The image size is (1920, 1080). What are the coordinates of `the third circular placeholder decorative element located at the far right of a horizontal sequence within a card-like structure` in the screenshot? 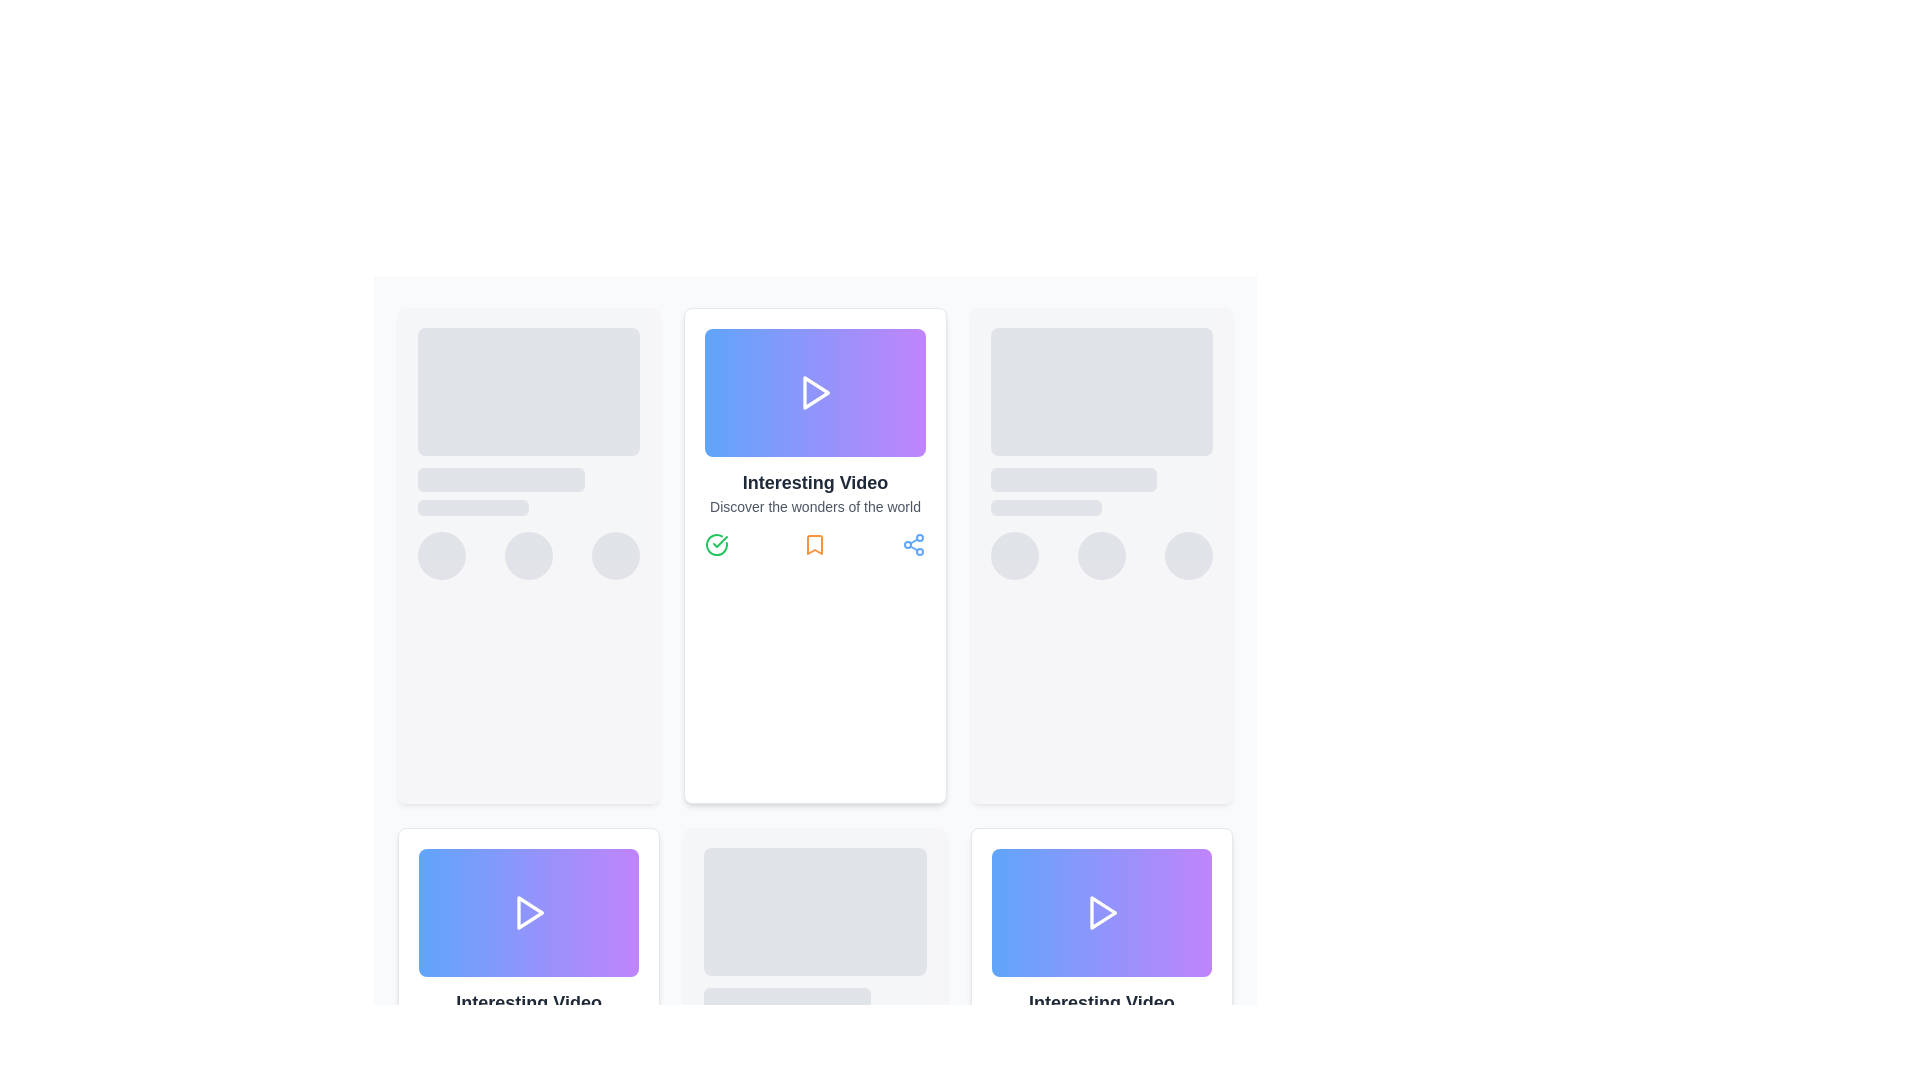 It's located at (1189, 555).